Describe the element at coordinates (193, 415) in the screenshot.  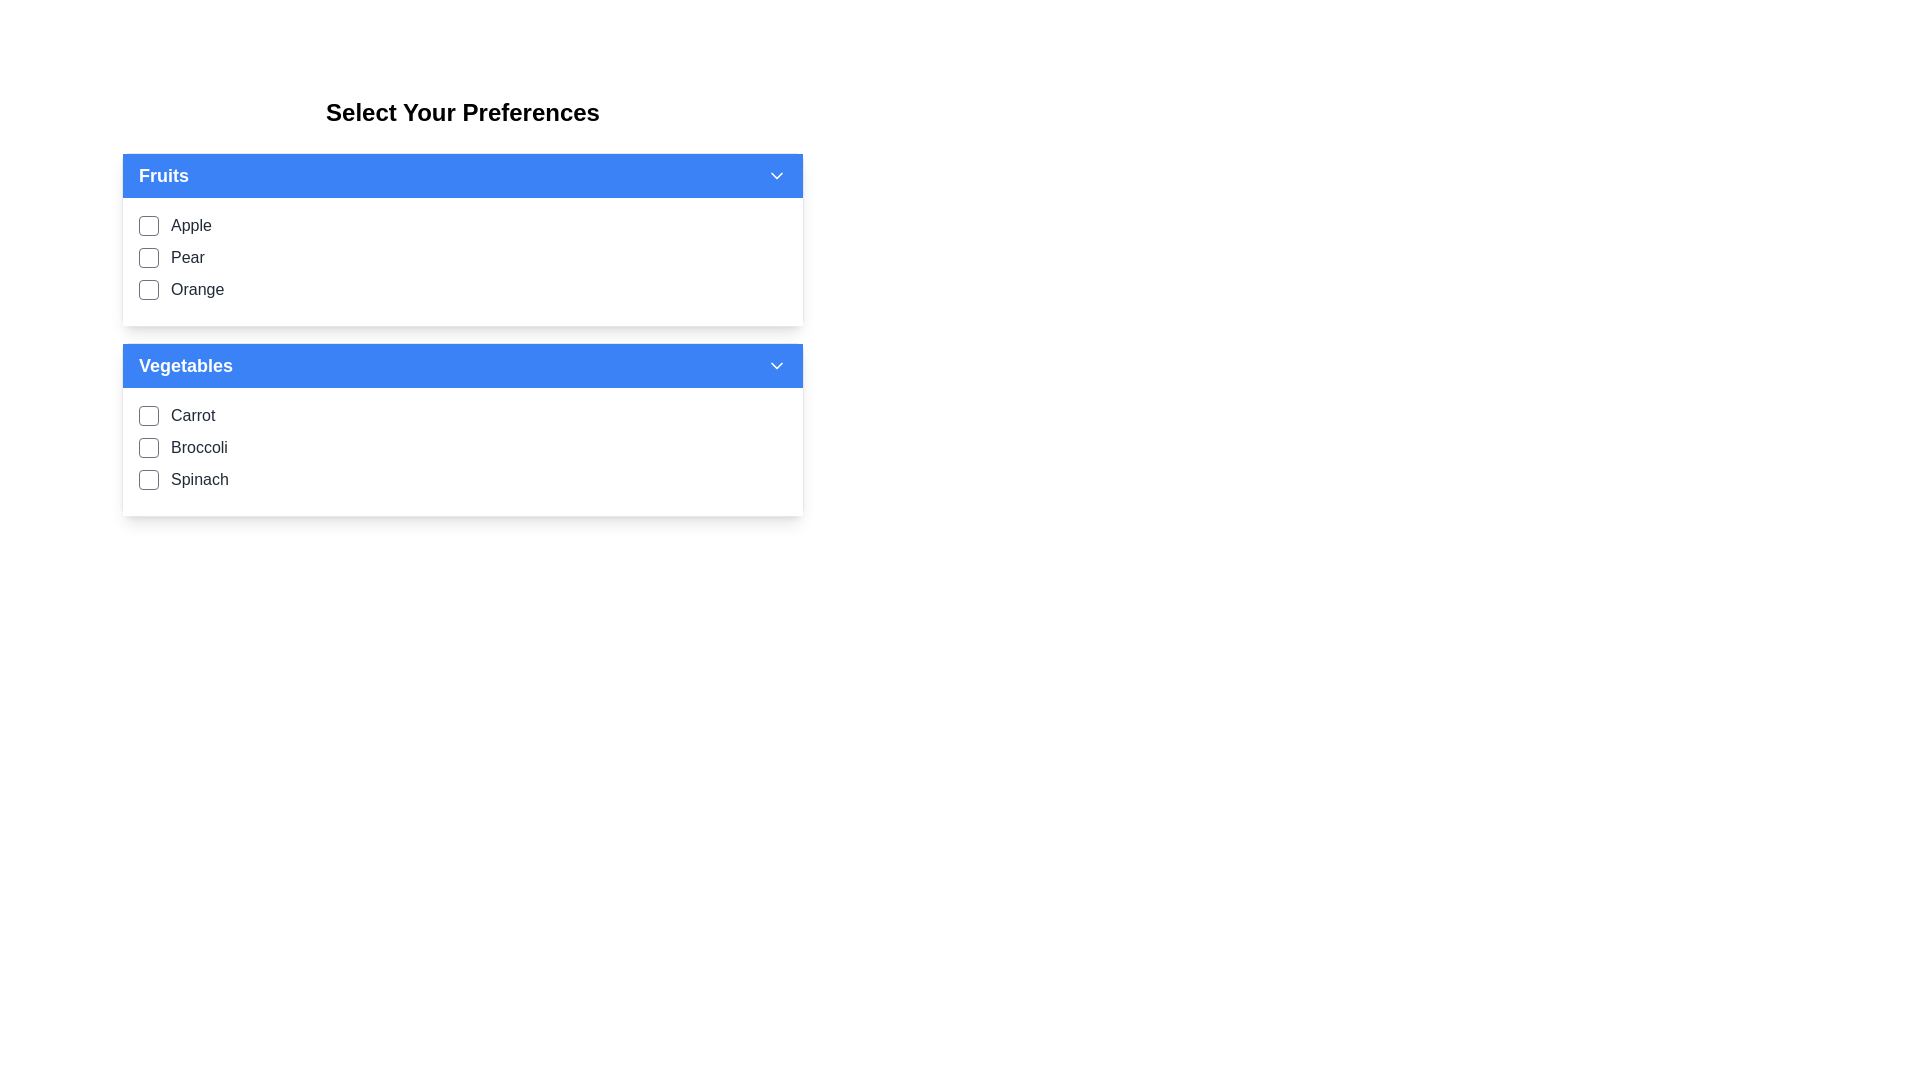
I see `the 'Carrot' text label, which identifies the option within the 'Vegetables' section, positioned to the right of the checkbox` at that location.